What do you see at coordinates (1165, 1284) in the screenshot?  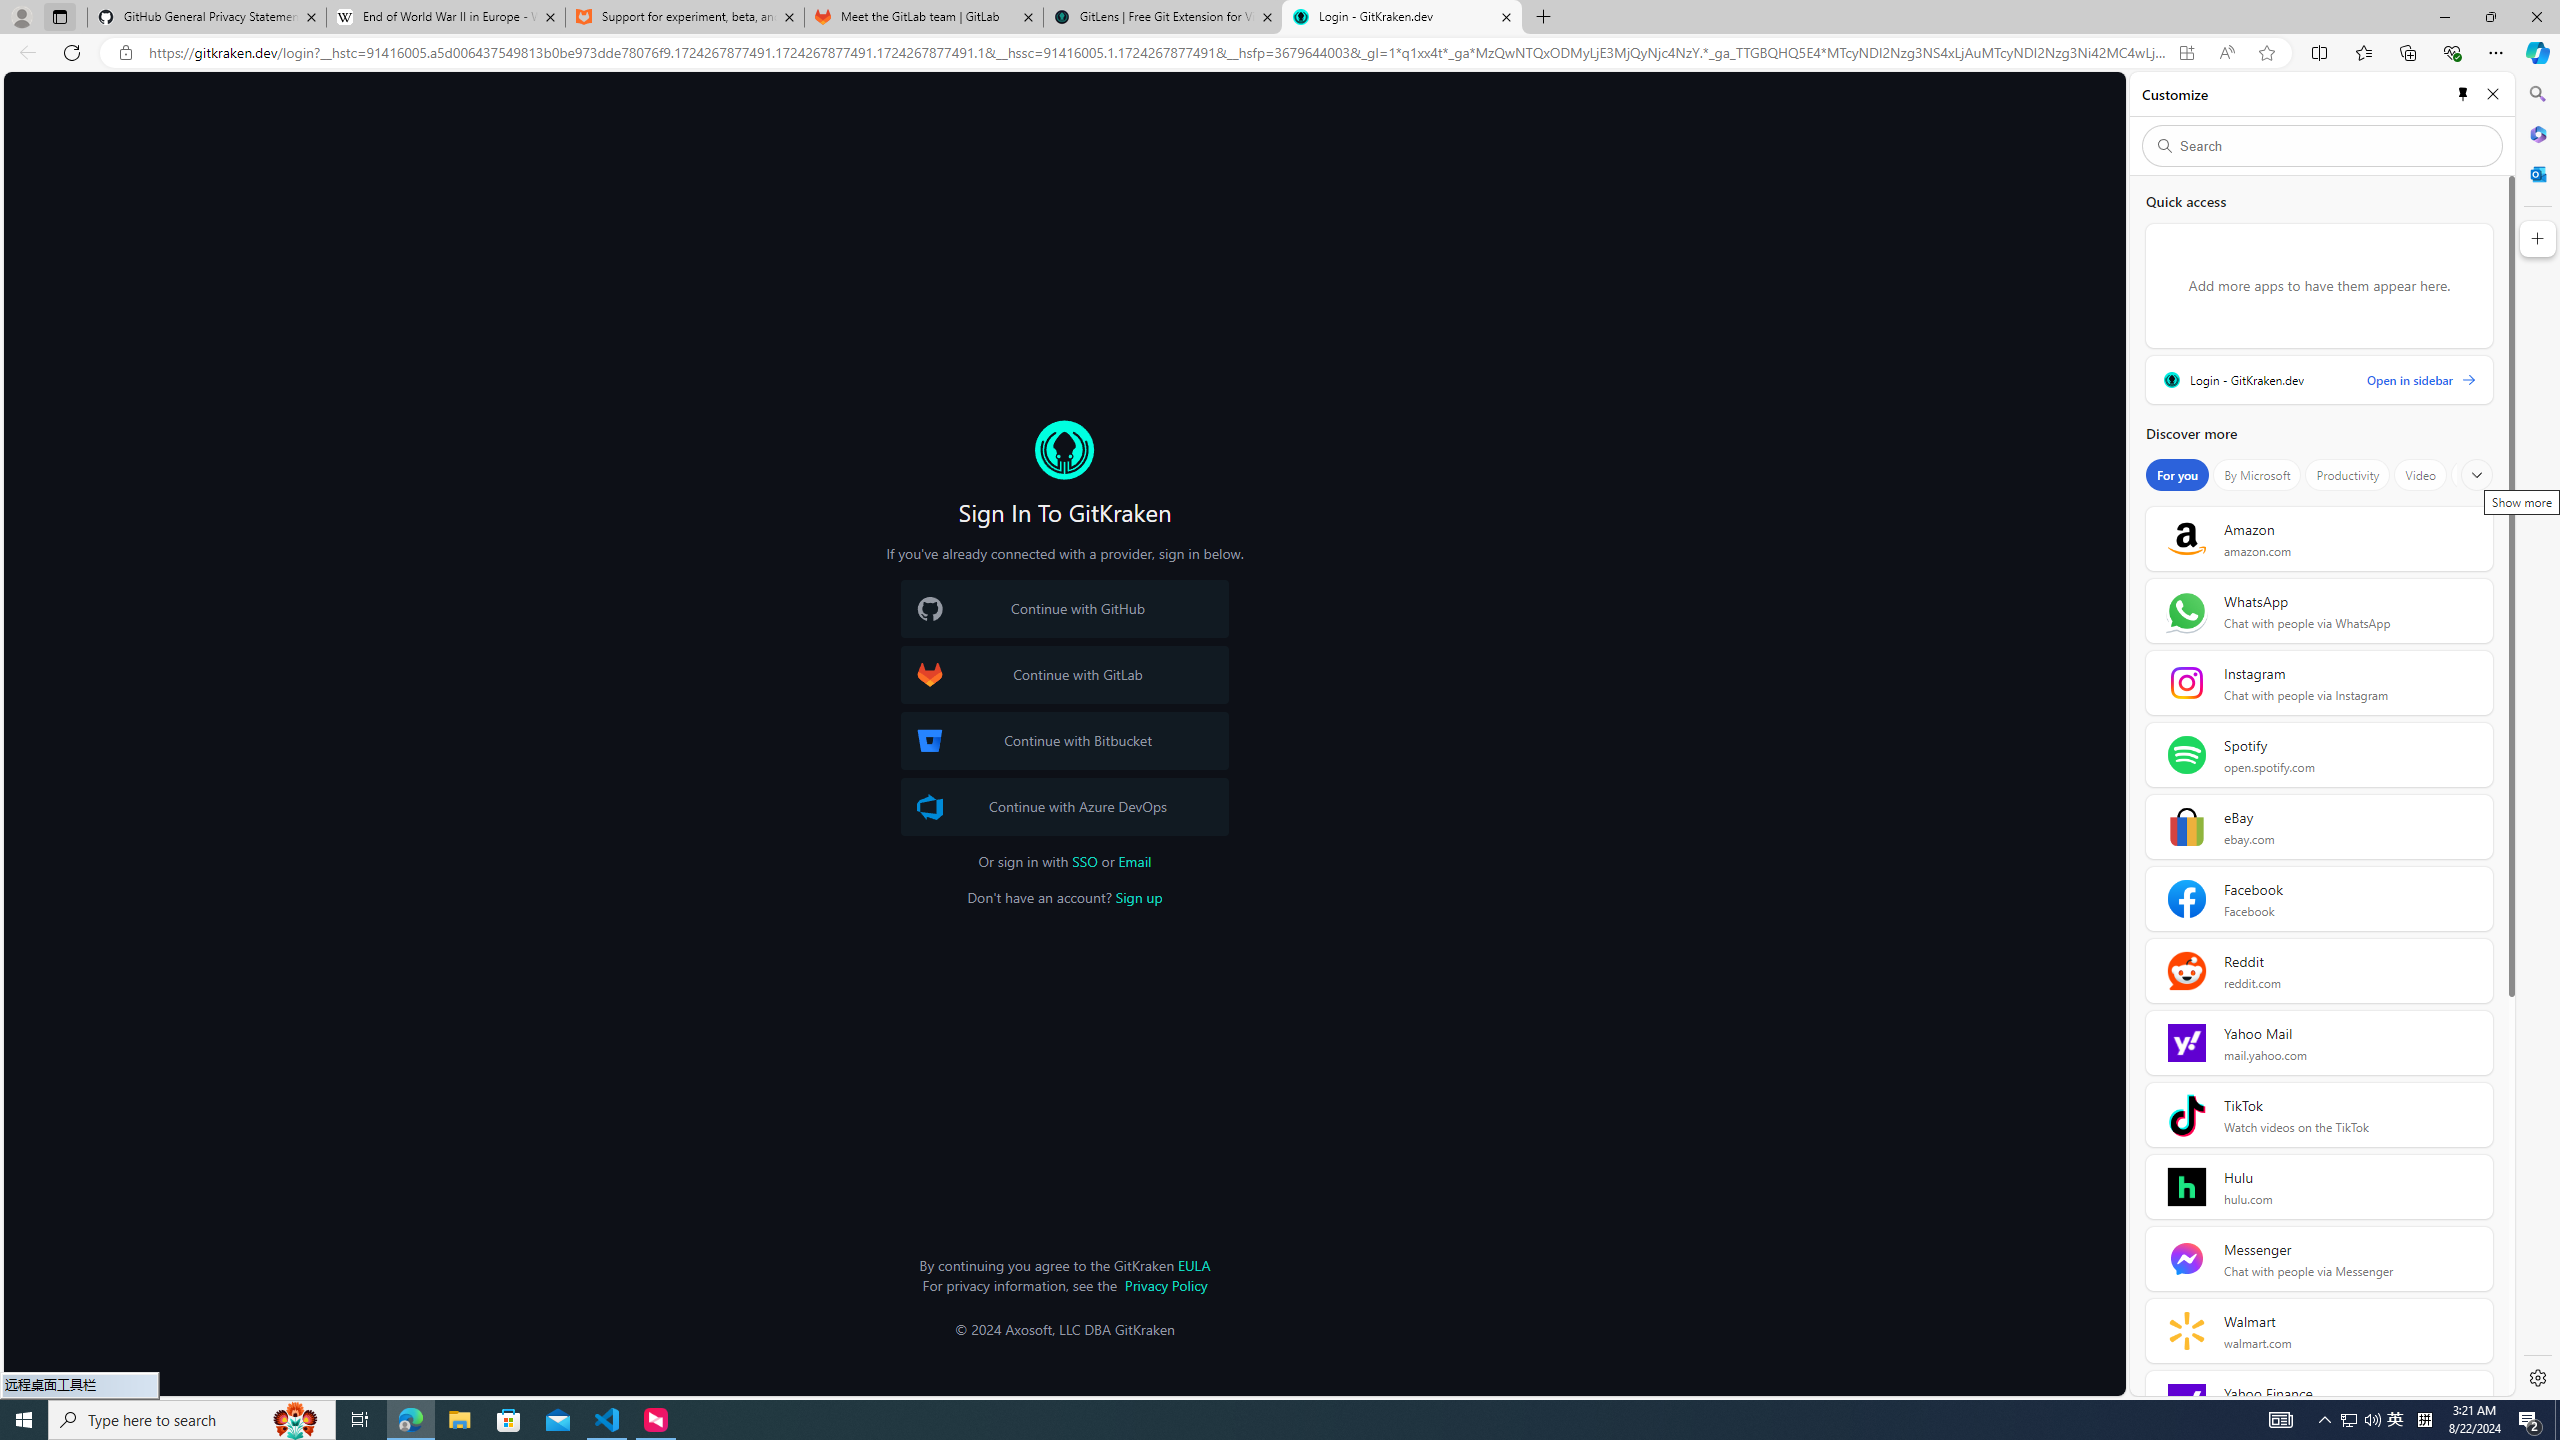 I see `'Privacy Policy'` at bounding box center [1165, 1284].